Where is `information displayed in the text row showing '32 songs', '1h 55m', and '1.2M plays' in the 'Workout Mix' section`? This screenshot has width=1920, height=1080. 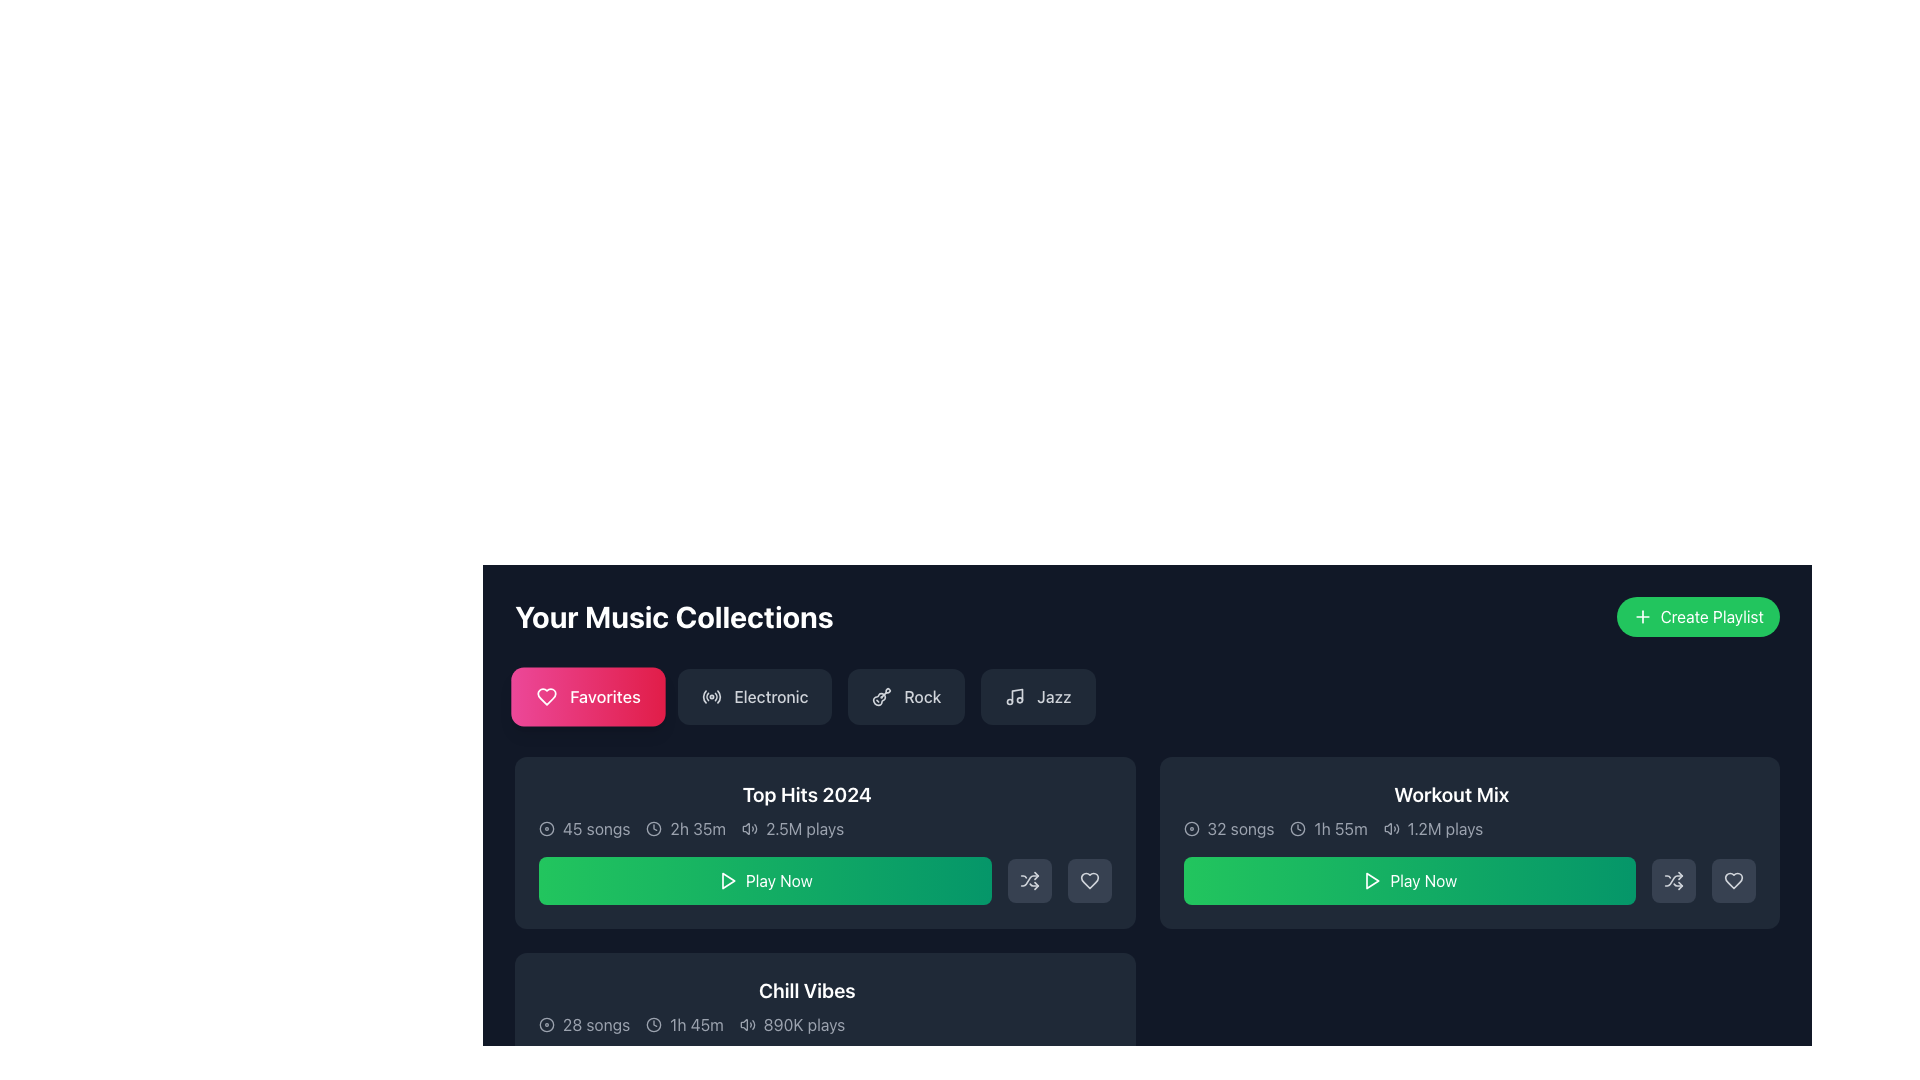
information displayed in the text row showing '32 songs', '1h 55m', and '1.2M plays' in the 'Workout Mix' section is located at coordinates (1451, 829).